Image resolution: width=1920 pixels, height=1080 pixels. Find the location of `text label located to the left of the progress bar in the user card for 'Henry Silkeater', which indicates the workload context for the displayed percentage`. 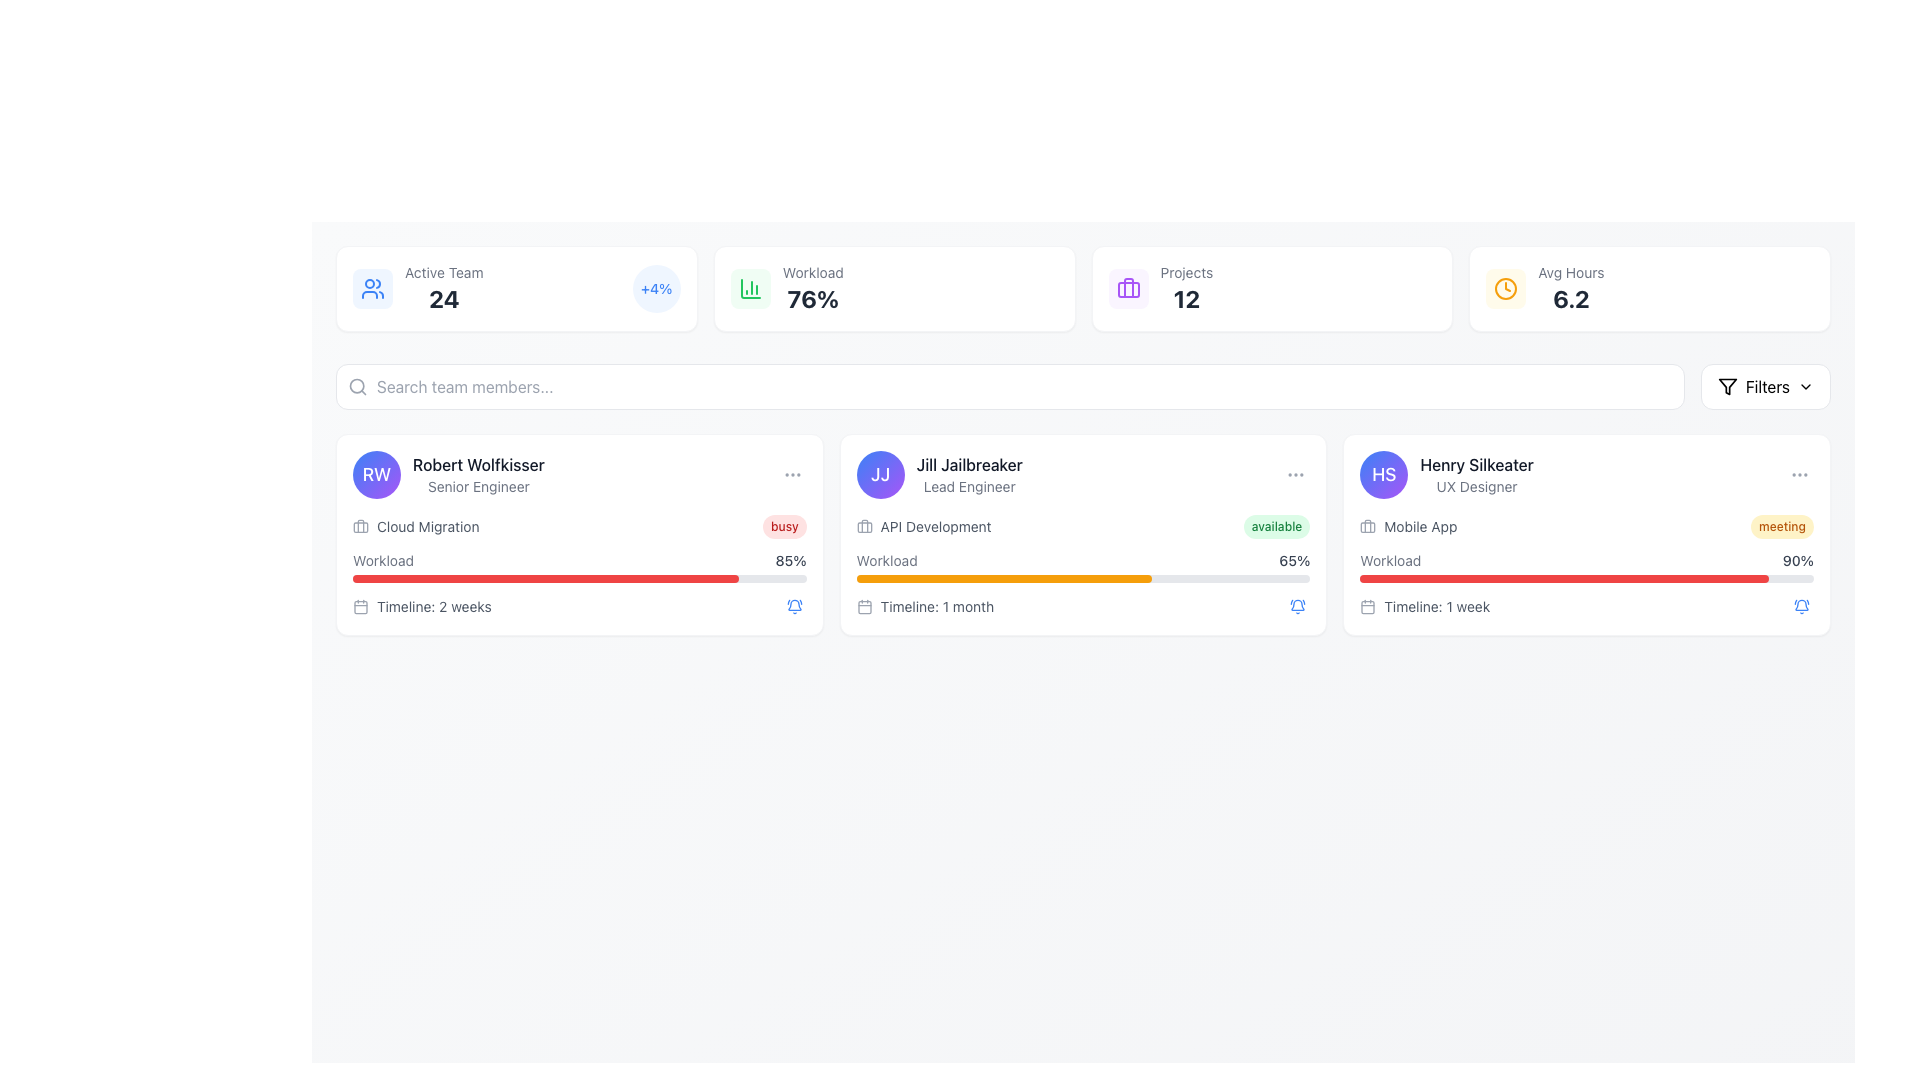

text label located to the left of the progress bar in the user card for 'Henry Silkeater', which indicates the workload context for the displayed percentage is located at coordinates (1389, 560).